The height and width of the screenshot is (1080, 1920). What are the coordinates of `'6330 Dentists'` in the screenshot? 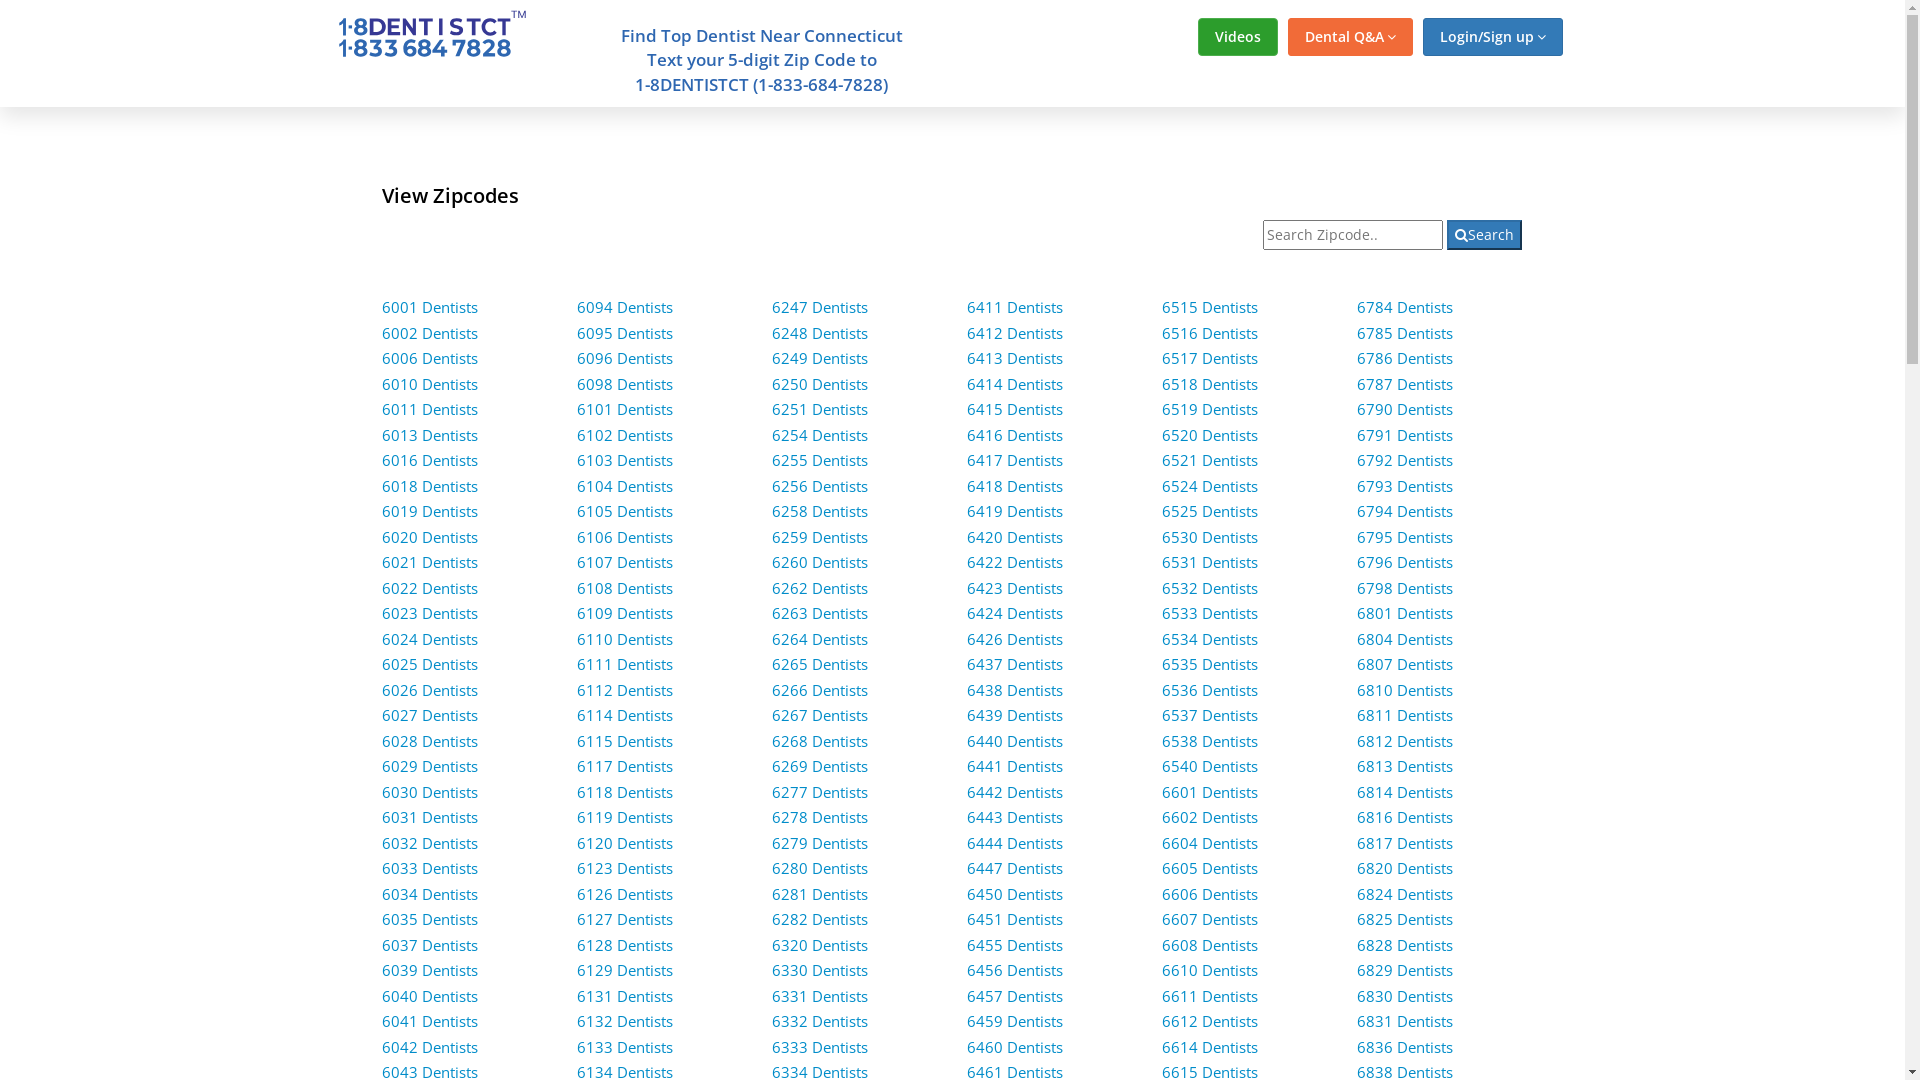 It's located at (820, 968).